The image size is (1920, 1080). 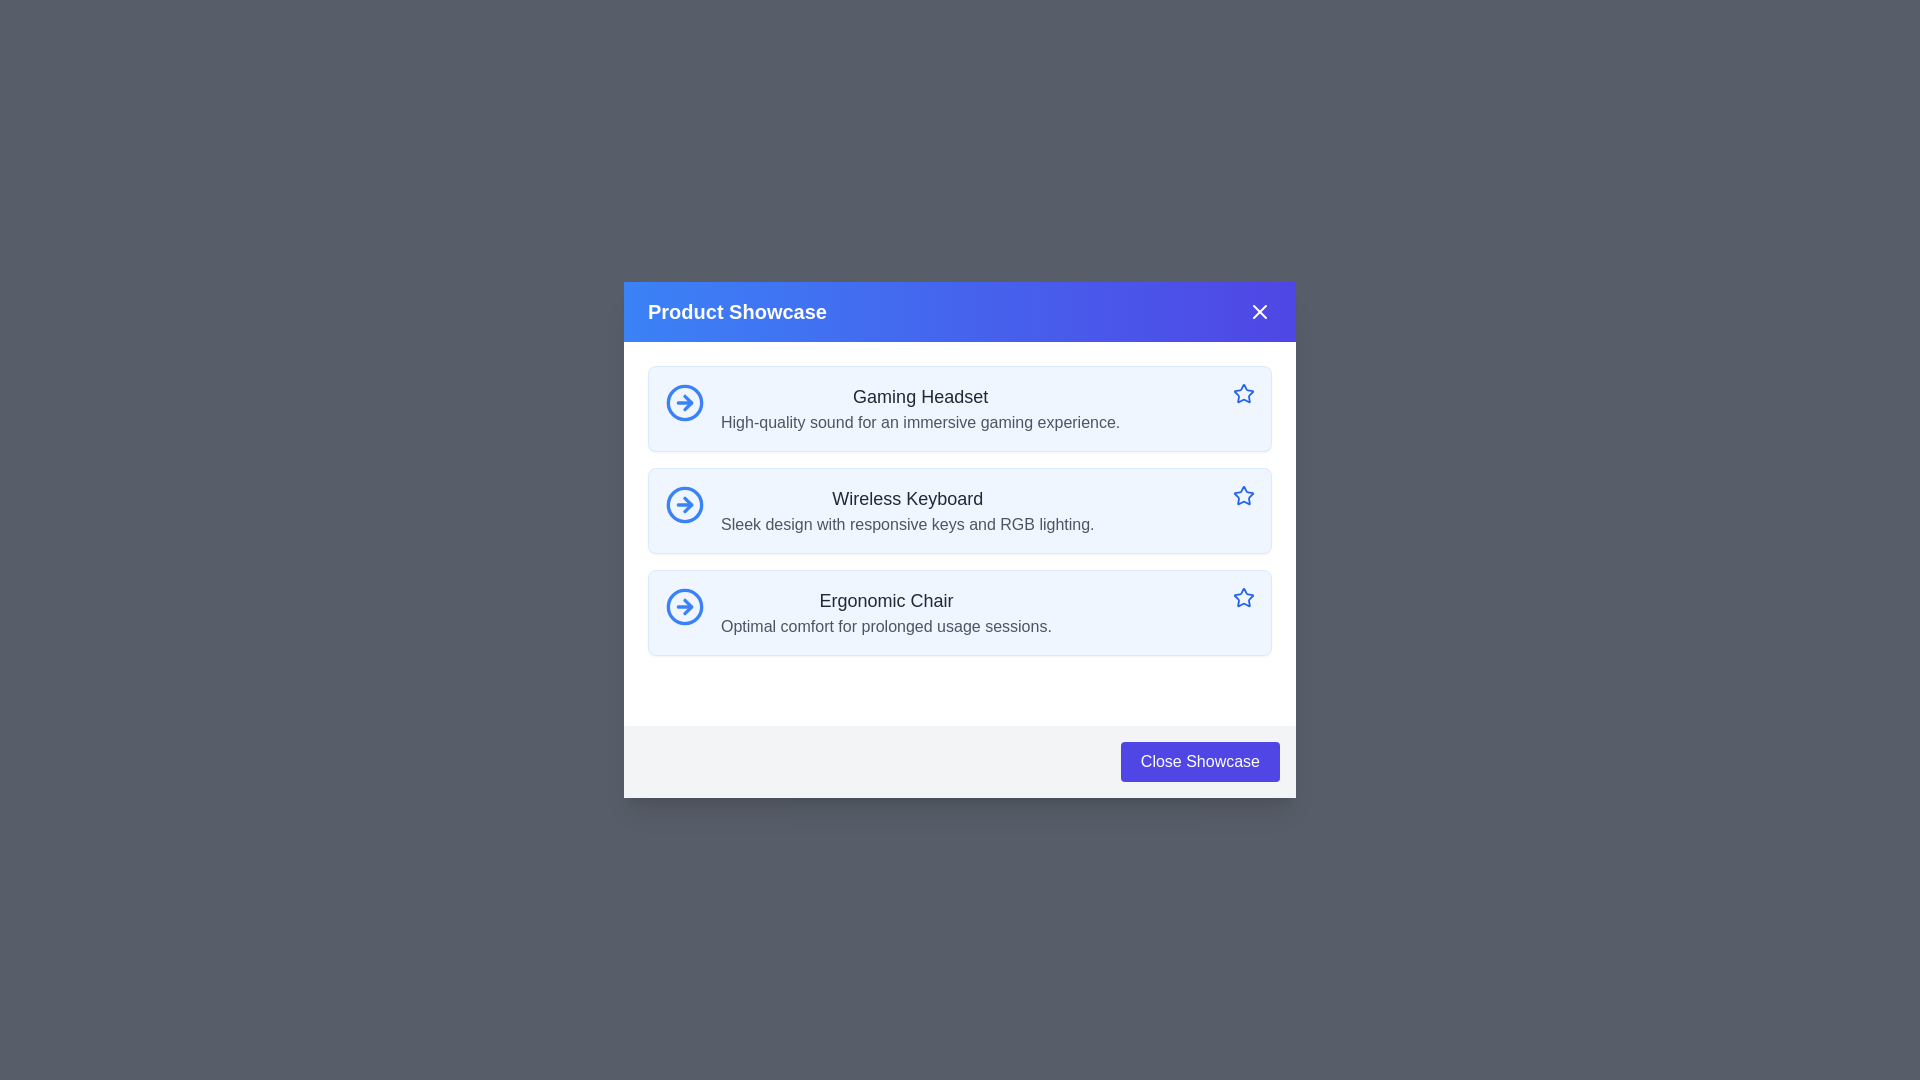 What do you see at coordinates (685, 605) in the screenshot?
I see `the circular blue icon with a rightwards arrow located to the left of the text 'Ergonomic Chair'` at bounding box center [685, 605].